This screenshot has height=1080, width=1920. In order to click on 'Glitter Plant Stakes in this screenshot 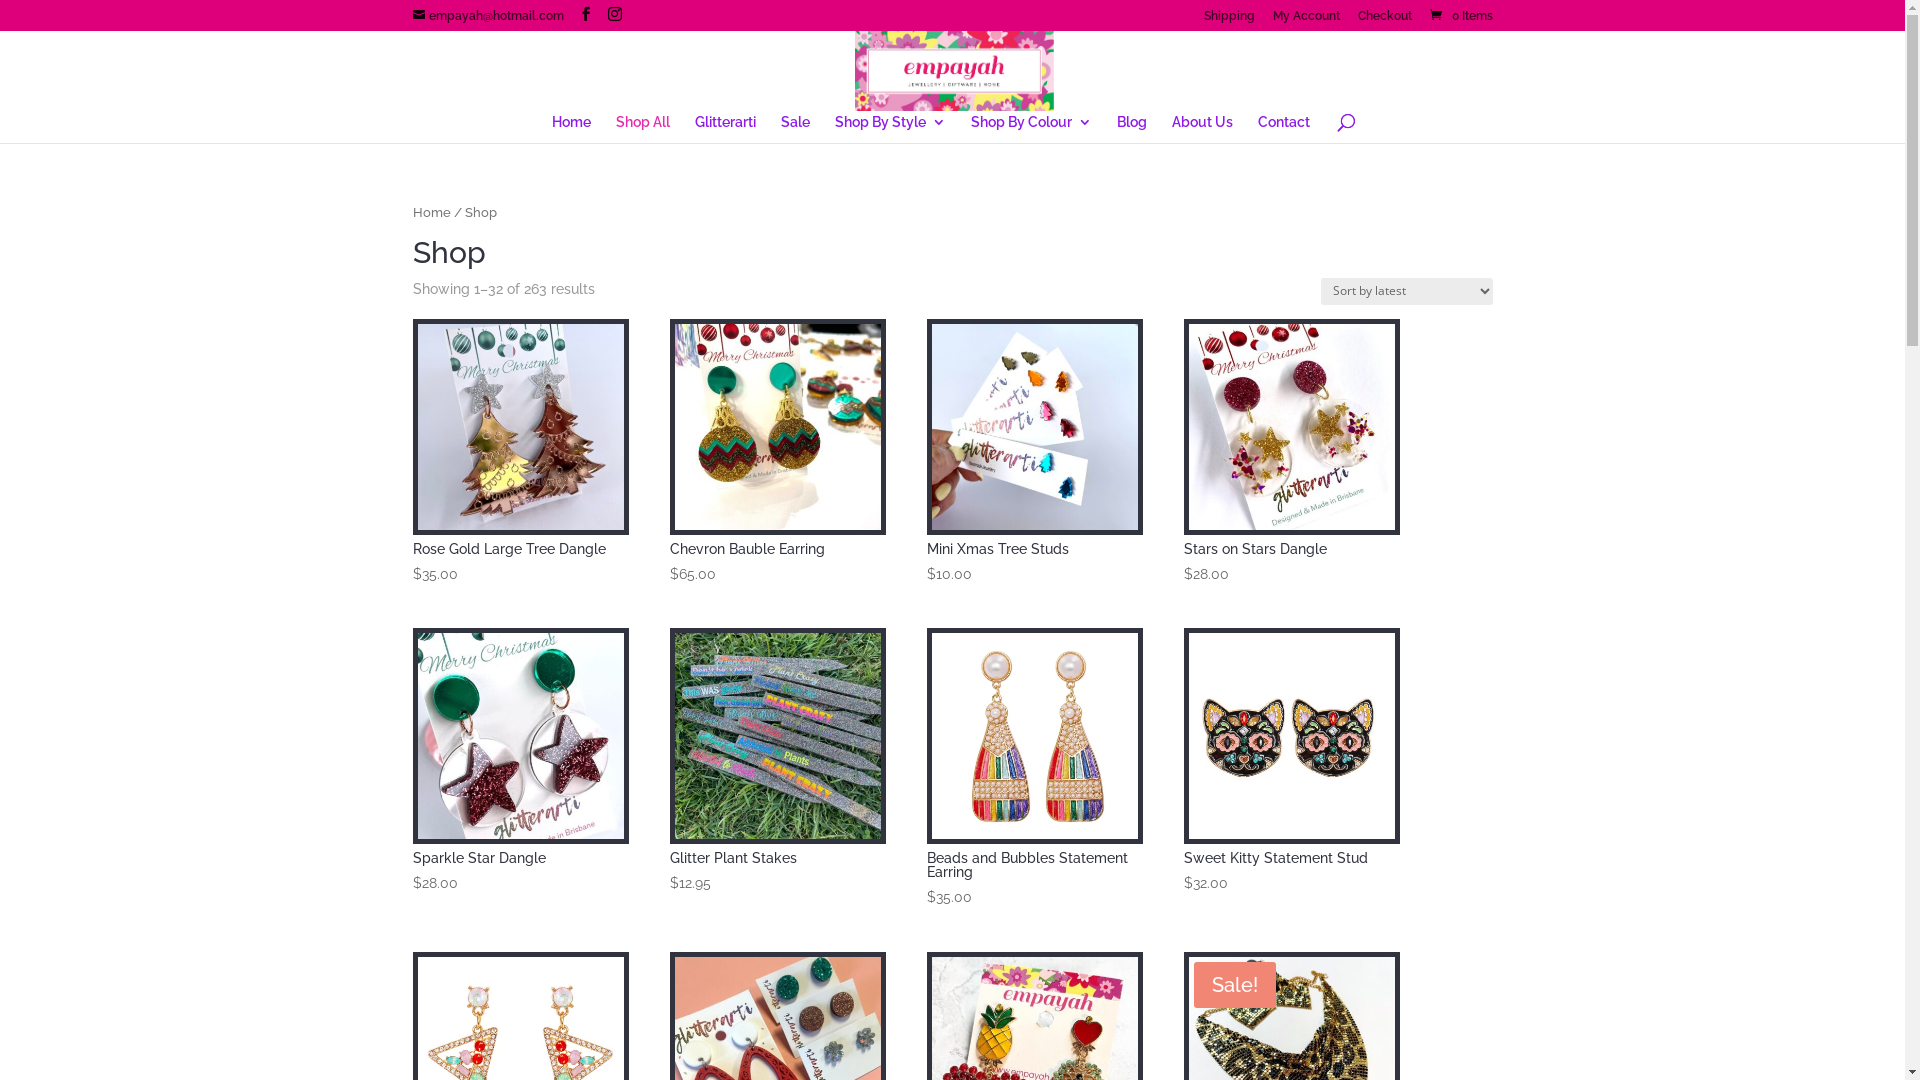, I will do `click(776, 762)`.